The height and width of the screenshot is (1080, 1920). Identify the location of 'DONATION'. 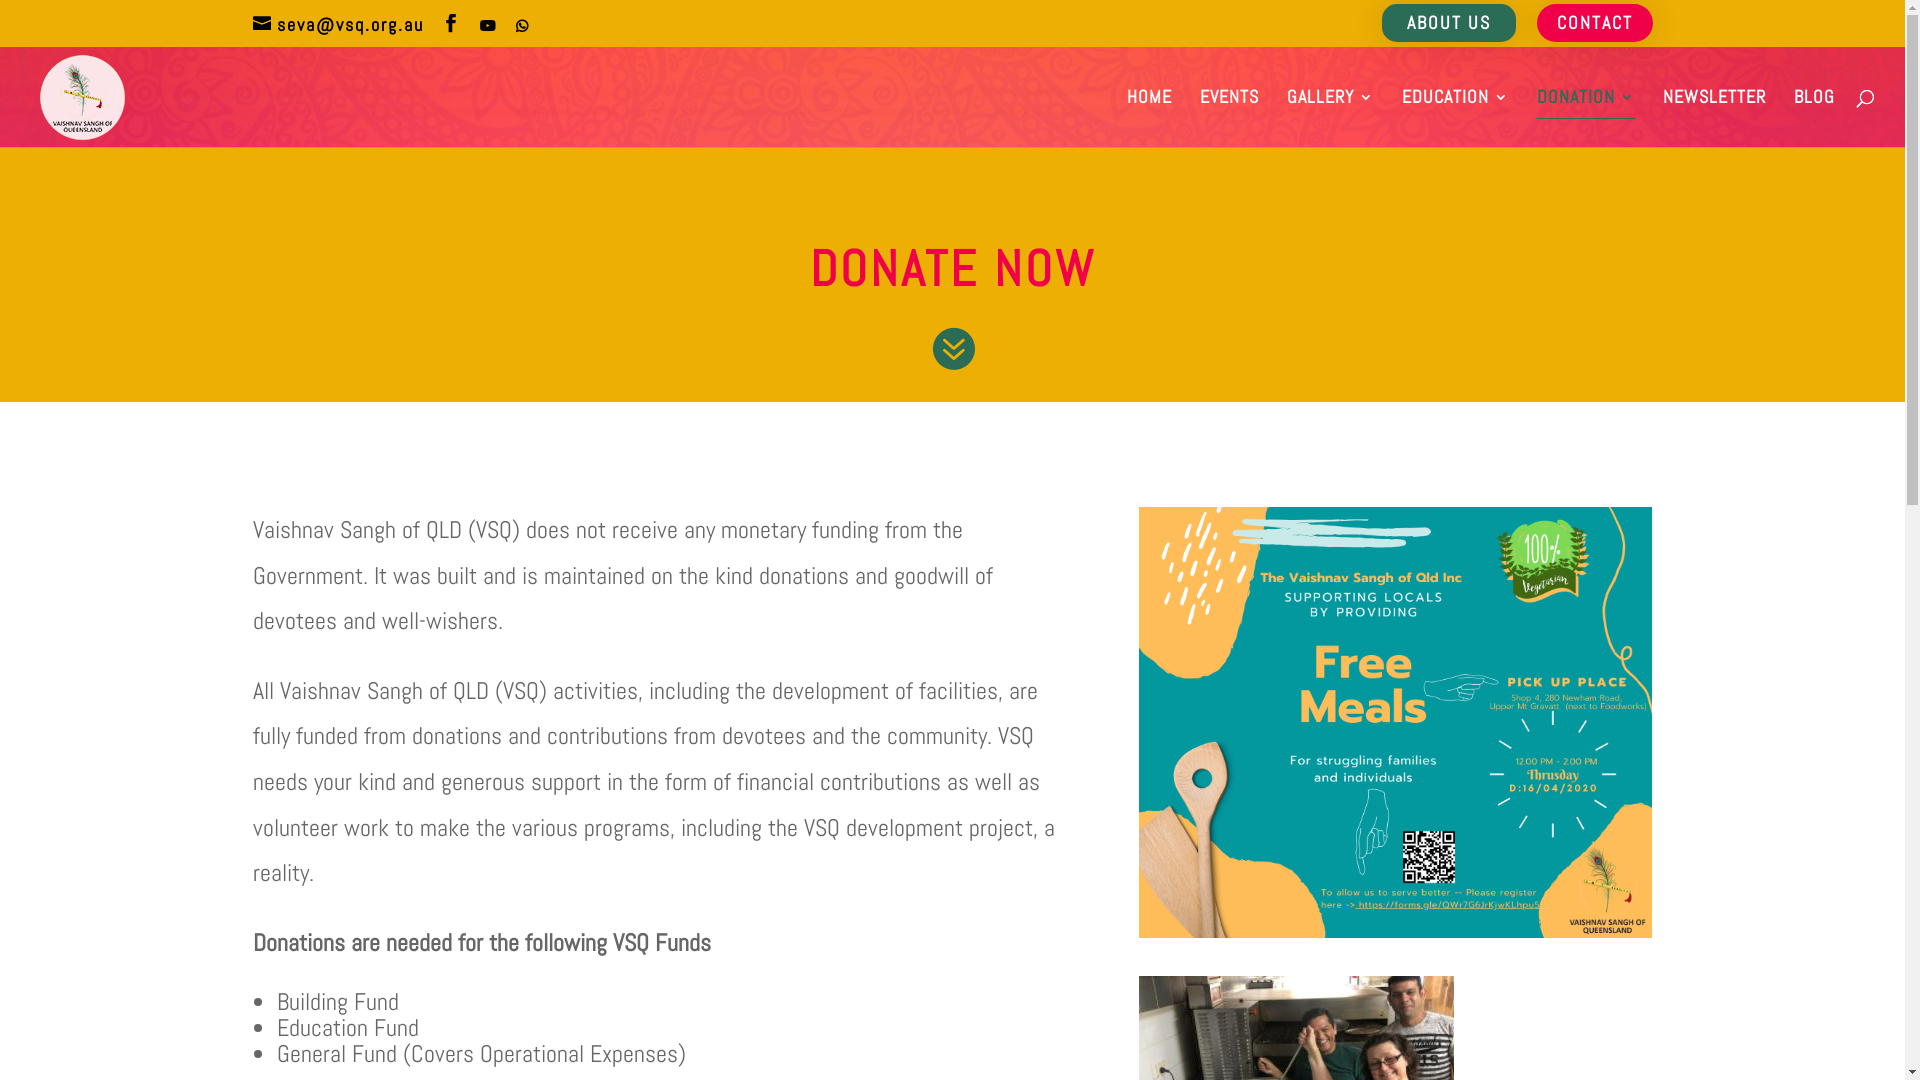
(1535, 118).